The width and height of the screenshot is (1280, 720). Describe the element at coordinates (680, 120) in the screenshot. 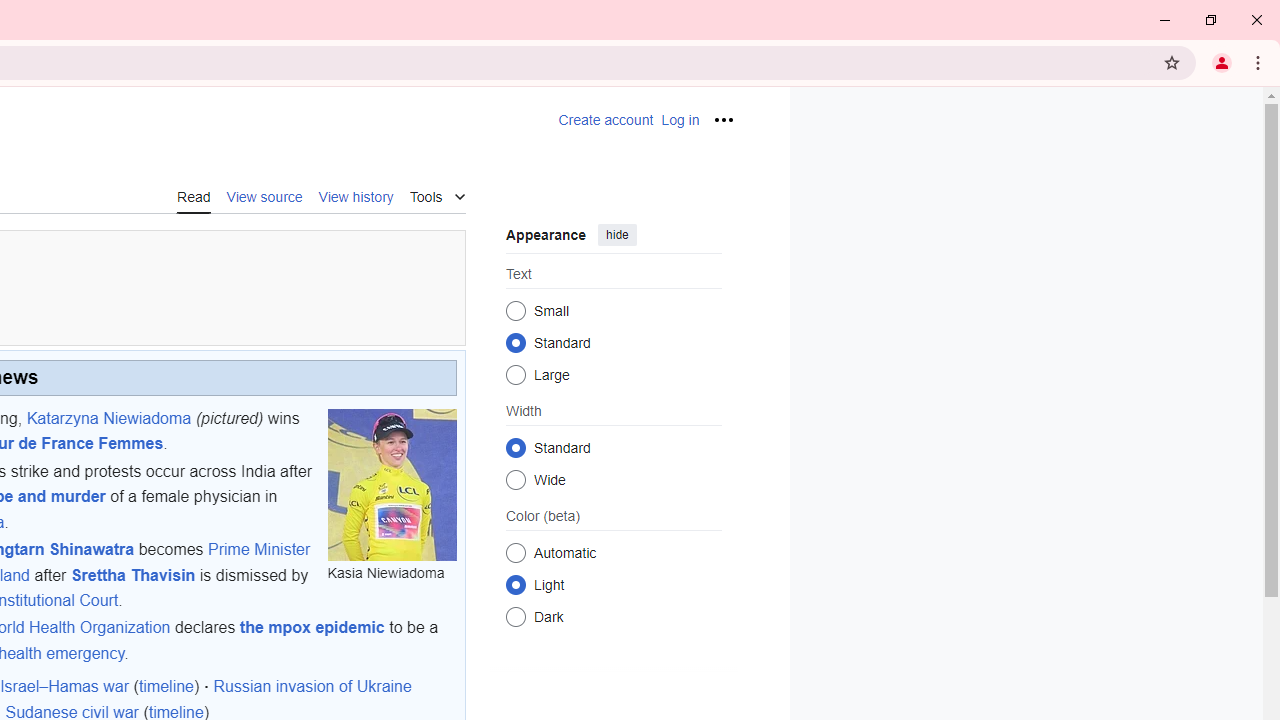

I see `'AutomationID: pt-login-2'` at that location.